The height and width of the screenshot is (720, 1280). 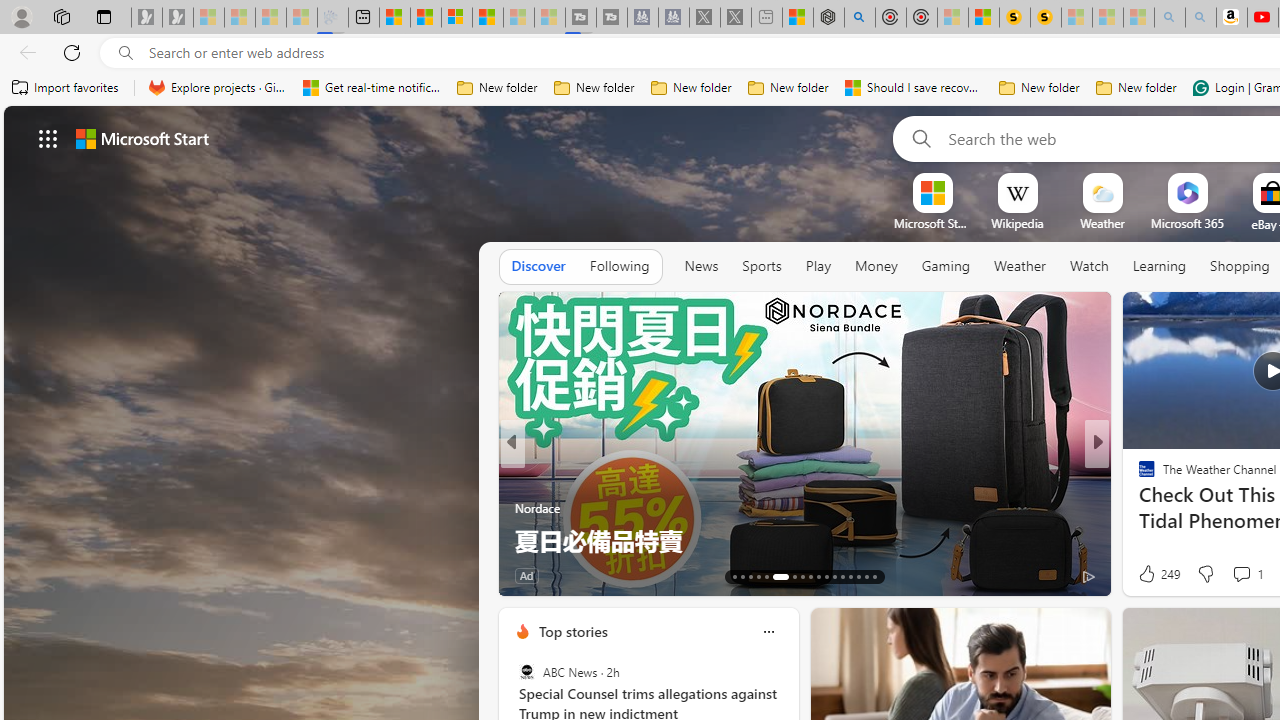 What do you see at coordinates (833, 577) in the screenshot?
I see `'AutomationID: tab-24'` at bounding box center [833, 577].